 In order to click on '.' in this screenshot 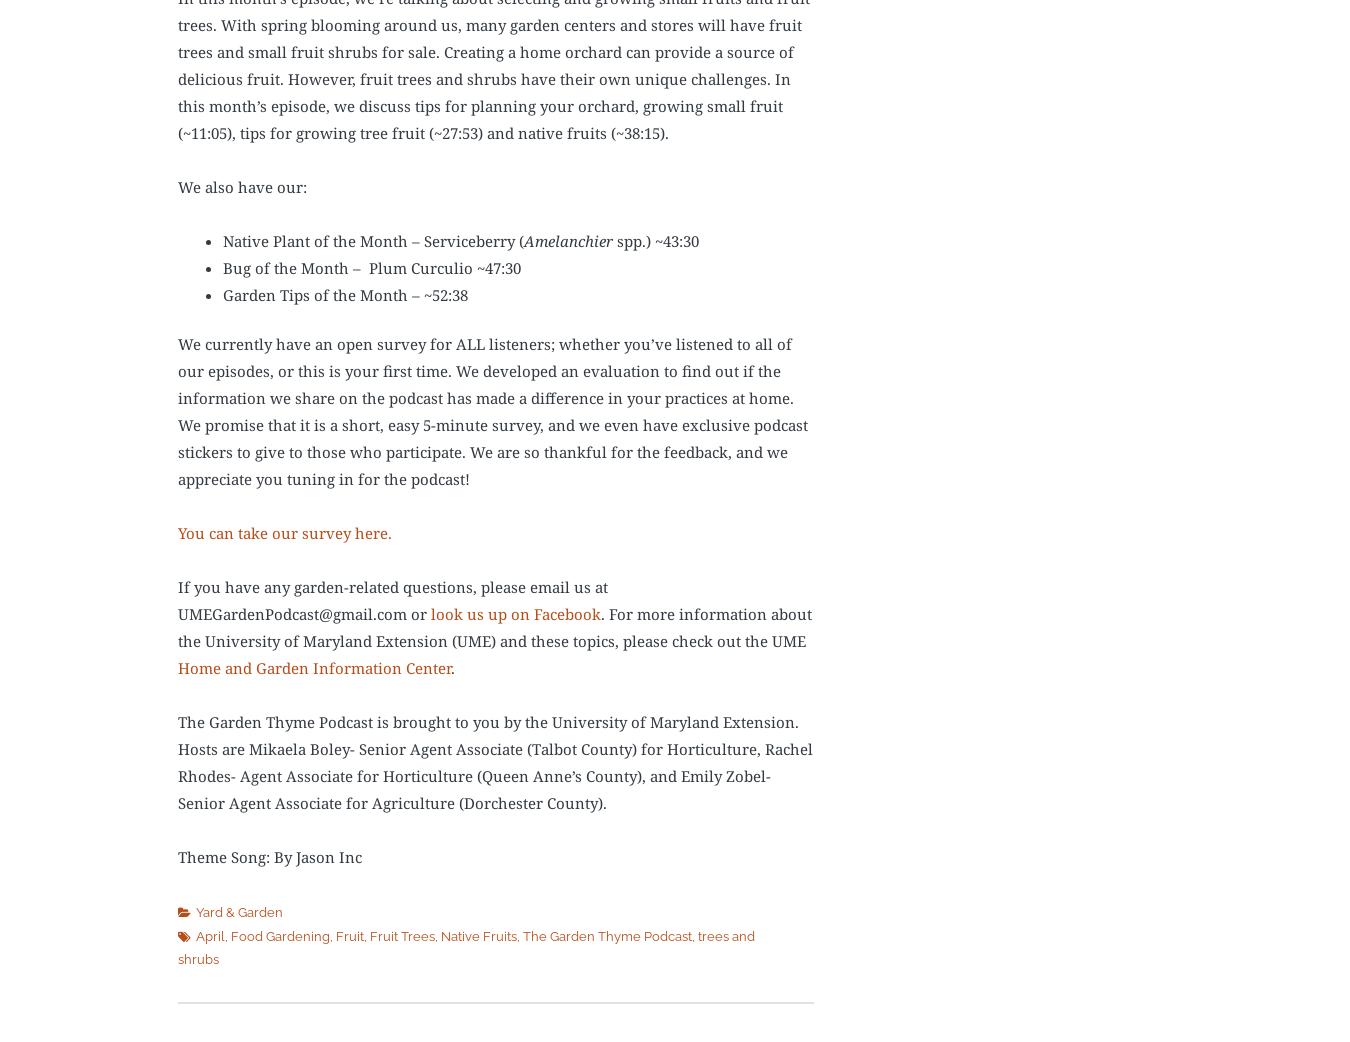, I will do `click(450, 668)`.